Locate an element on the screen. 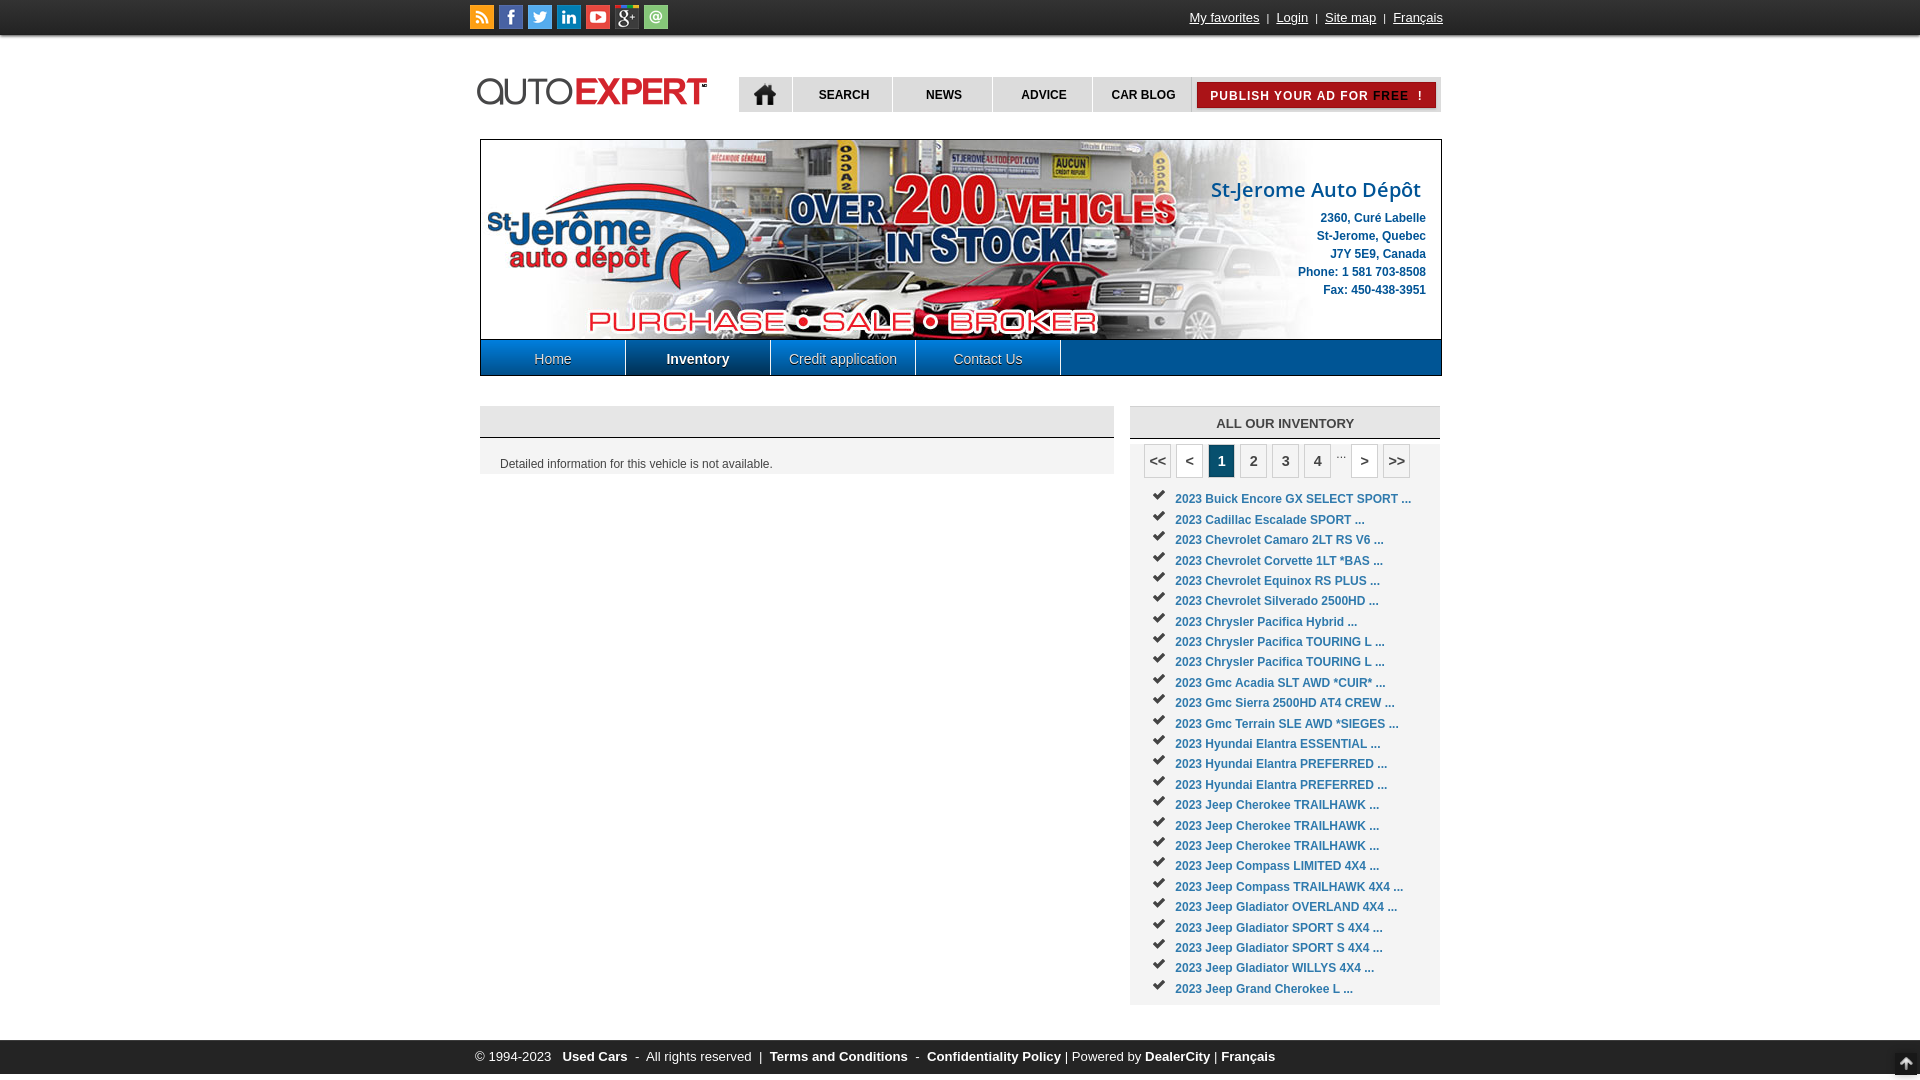 The image size is (1920, 1080). '2023 Jeep Gladiator OVERLAND 4X4 ...' is located at coordinates (1286, 906).